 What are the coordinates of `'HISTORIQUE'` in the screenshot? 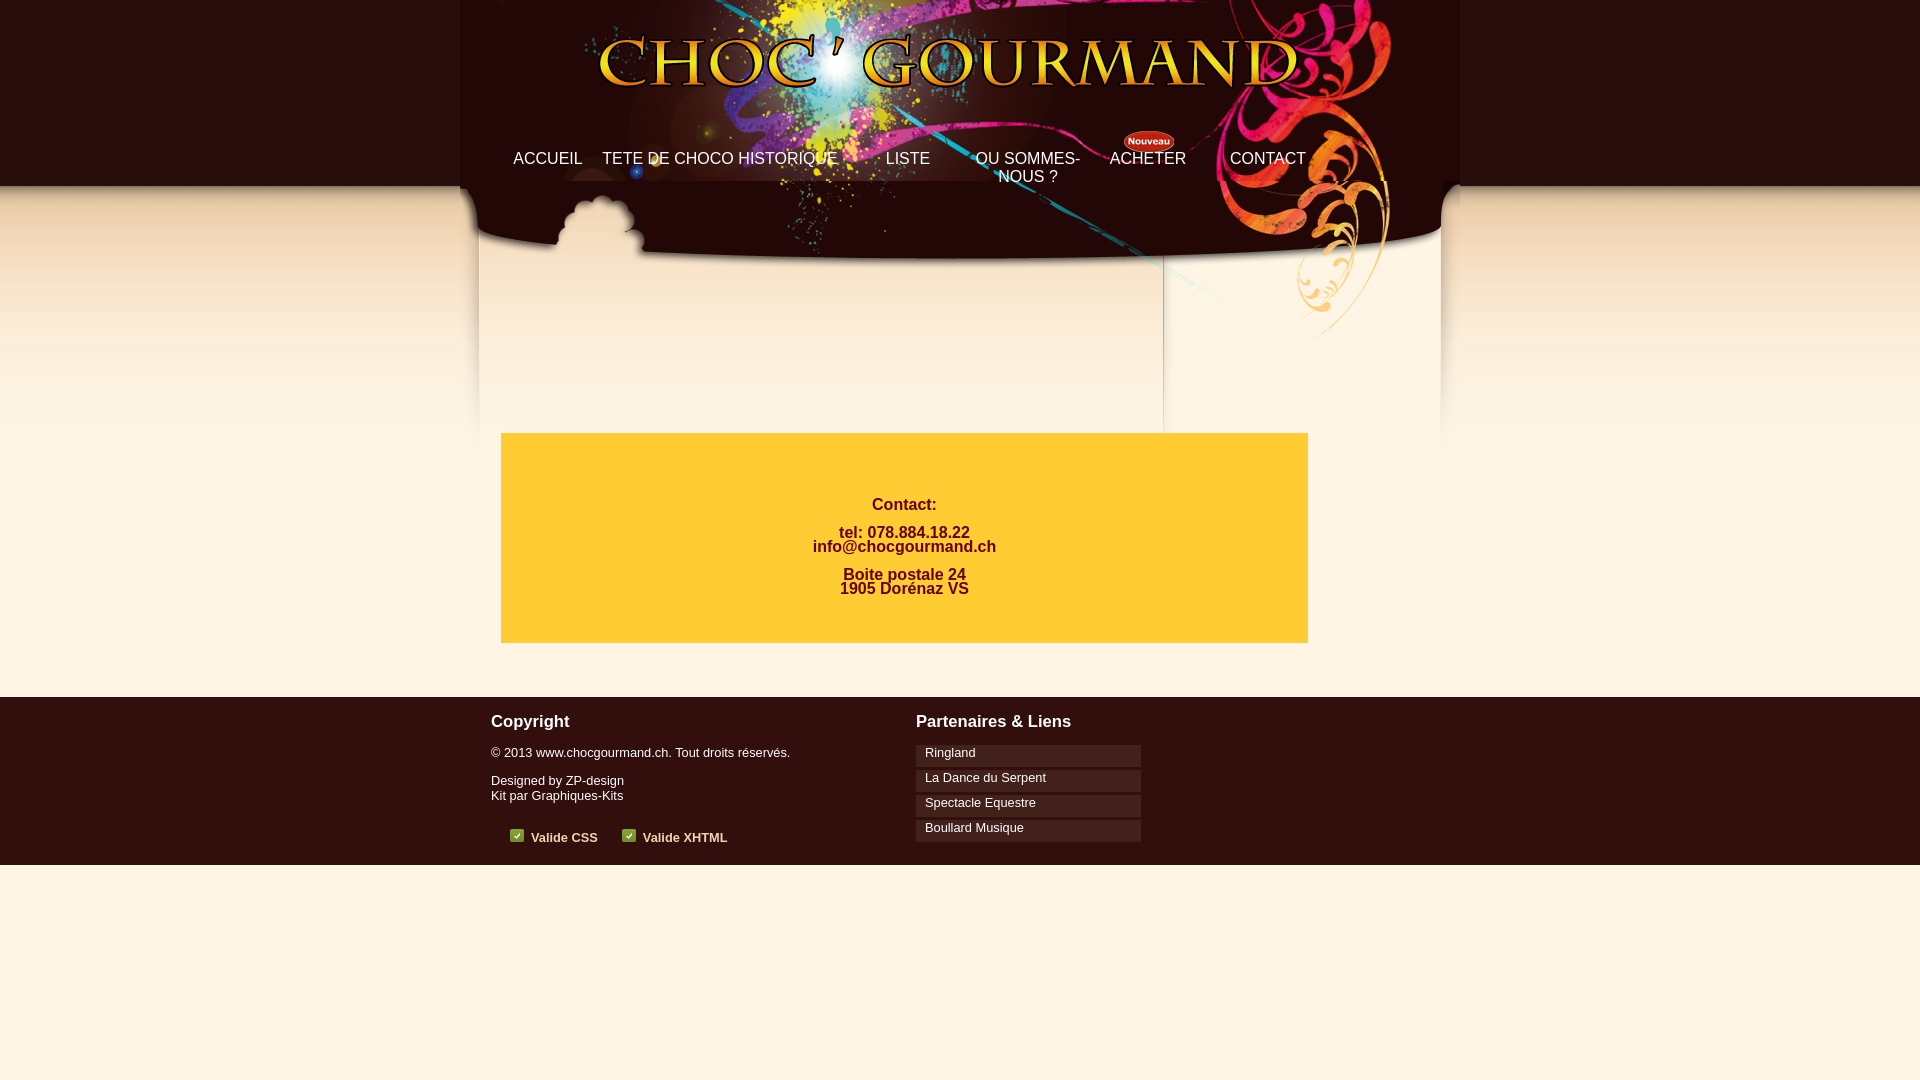 It's located at (786, 157).